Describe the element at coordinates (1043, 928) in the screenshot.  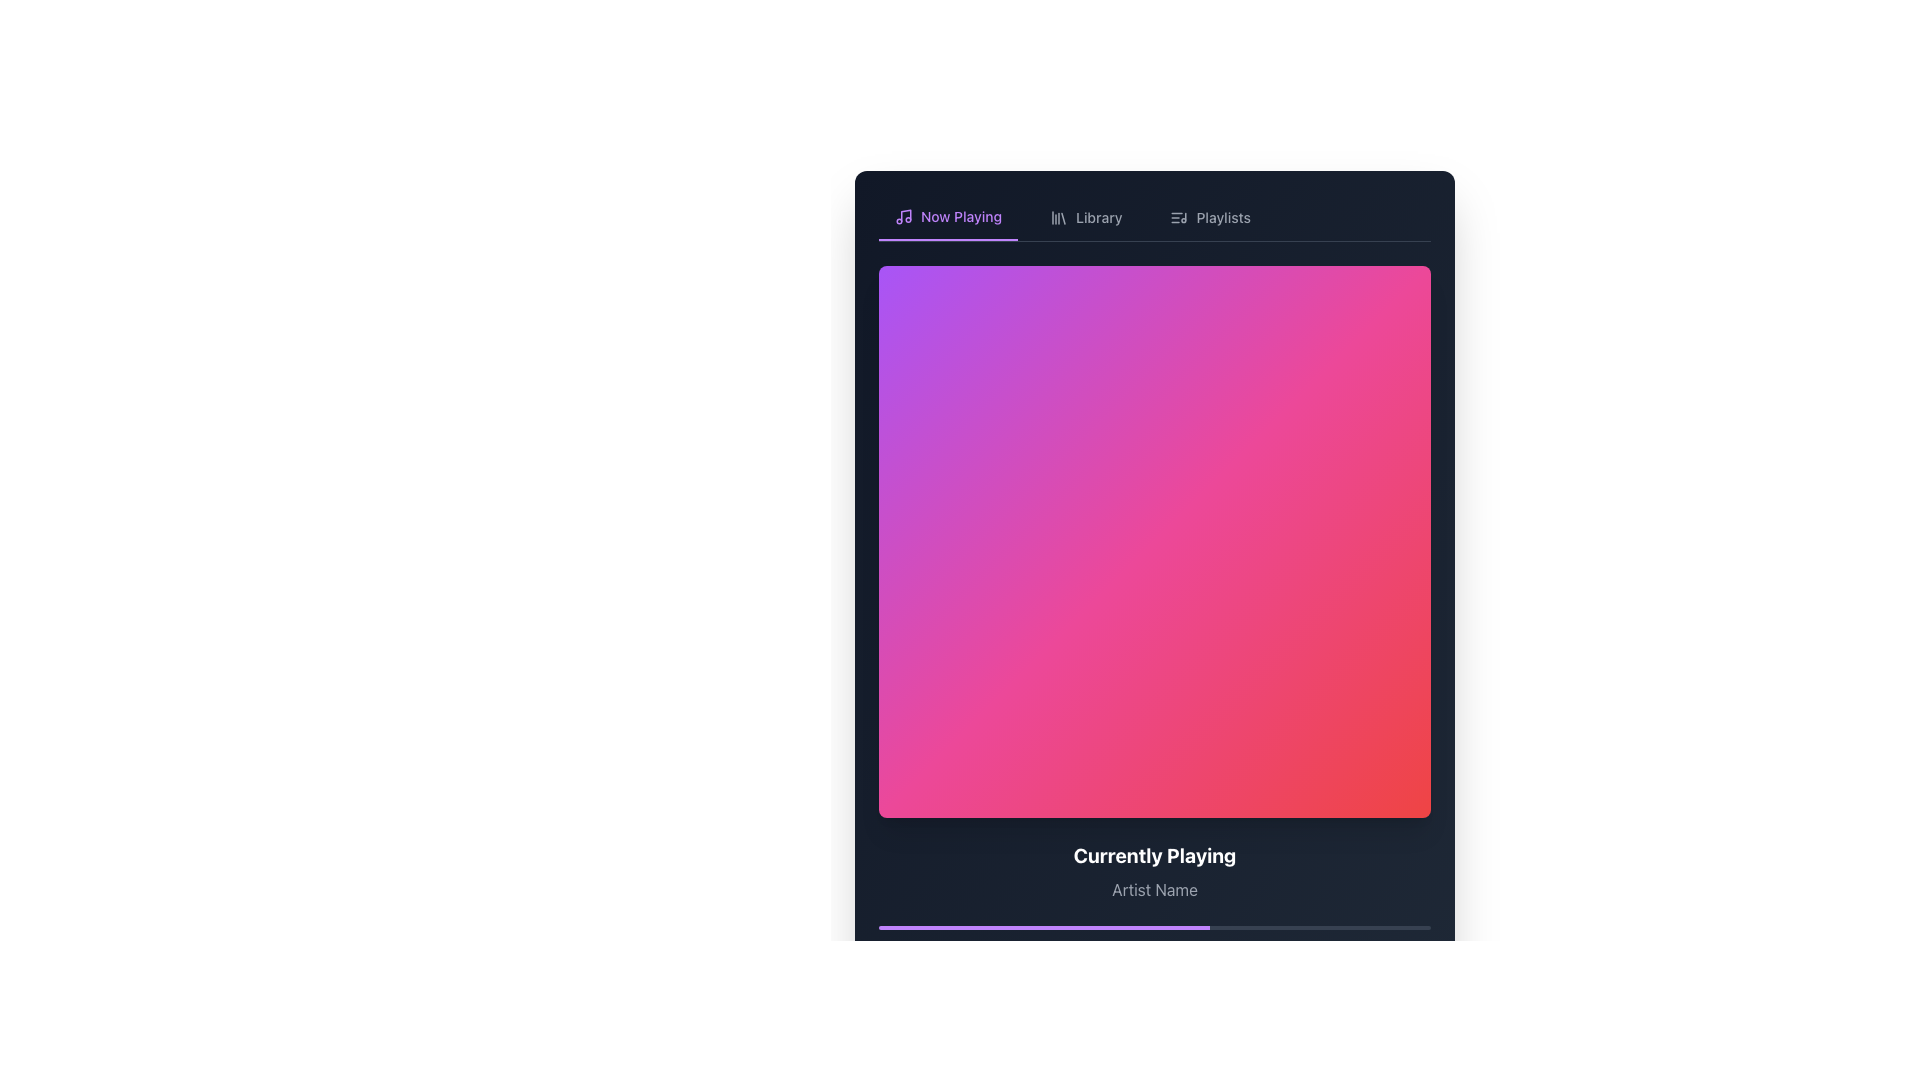
I see `the filled purple segment of the progress bar located at the bottom of the interface, under 'Currently Playing' and 'Artist Name'` at that location.